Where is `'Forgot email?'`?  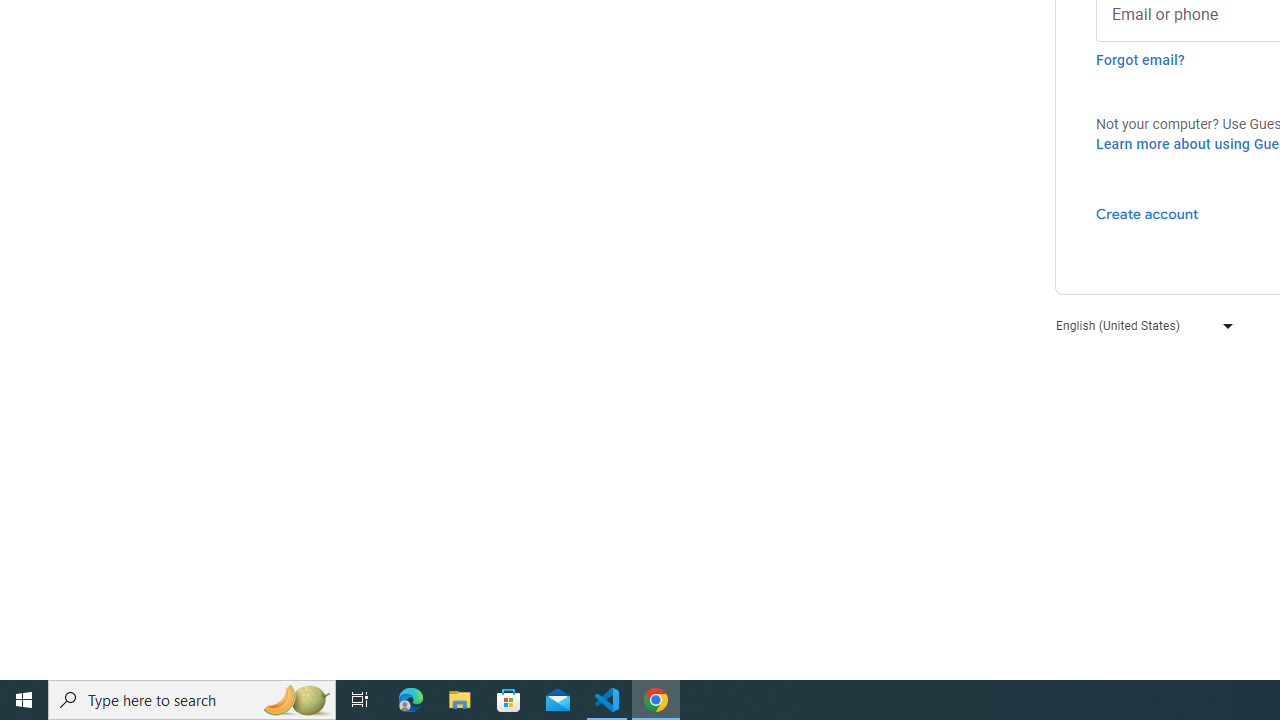 'Forgot email?' is located at coordinates (1140, 59).